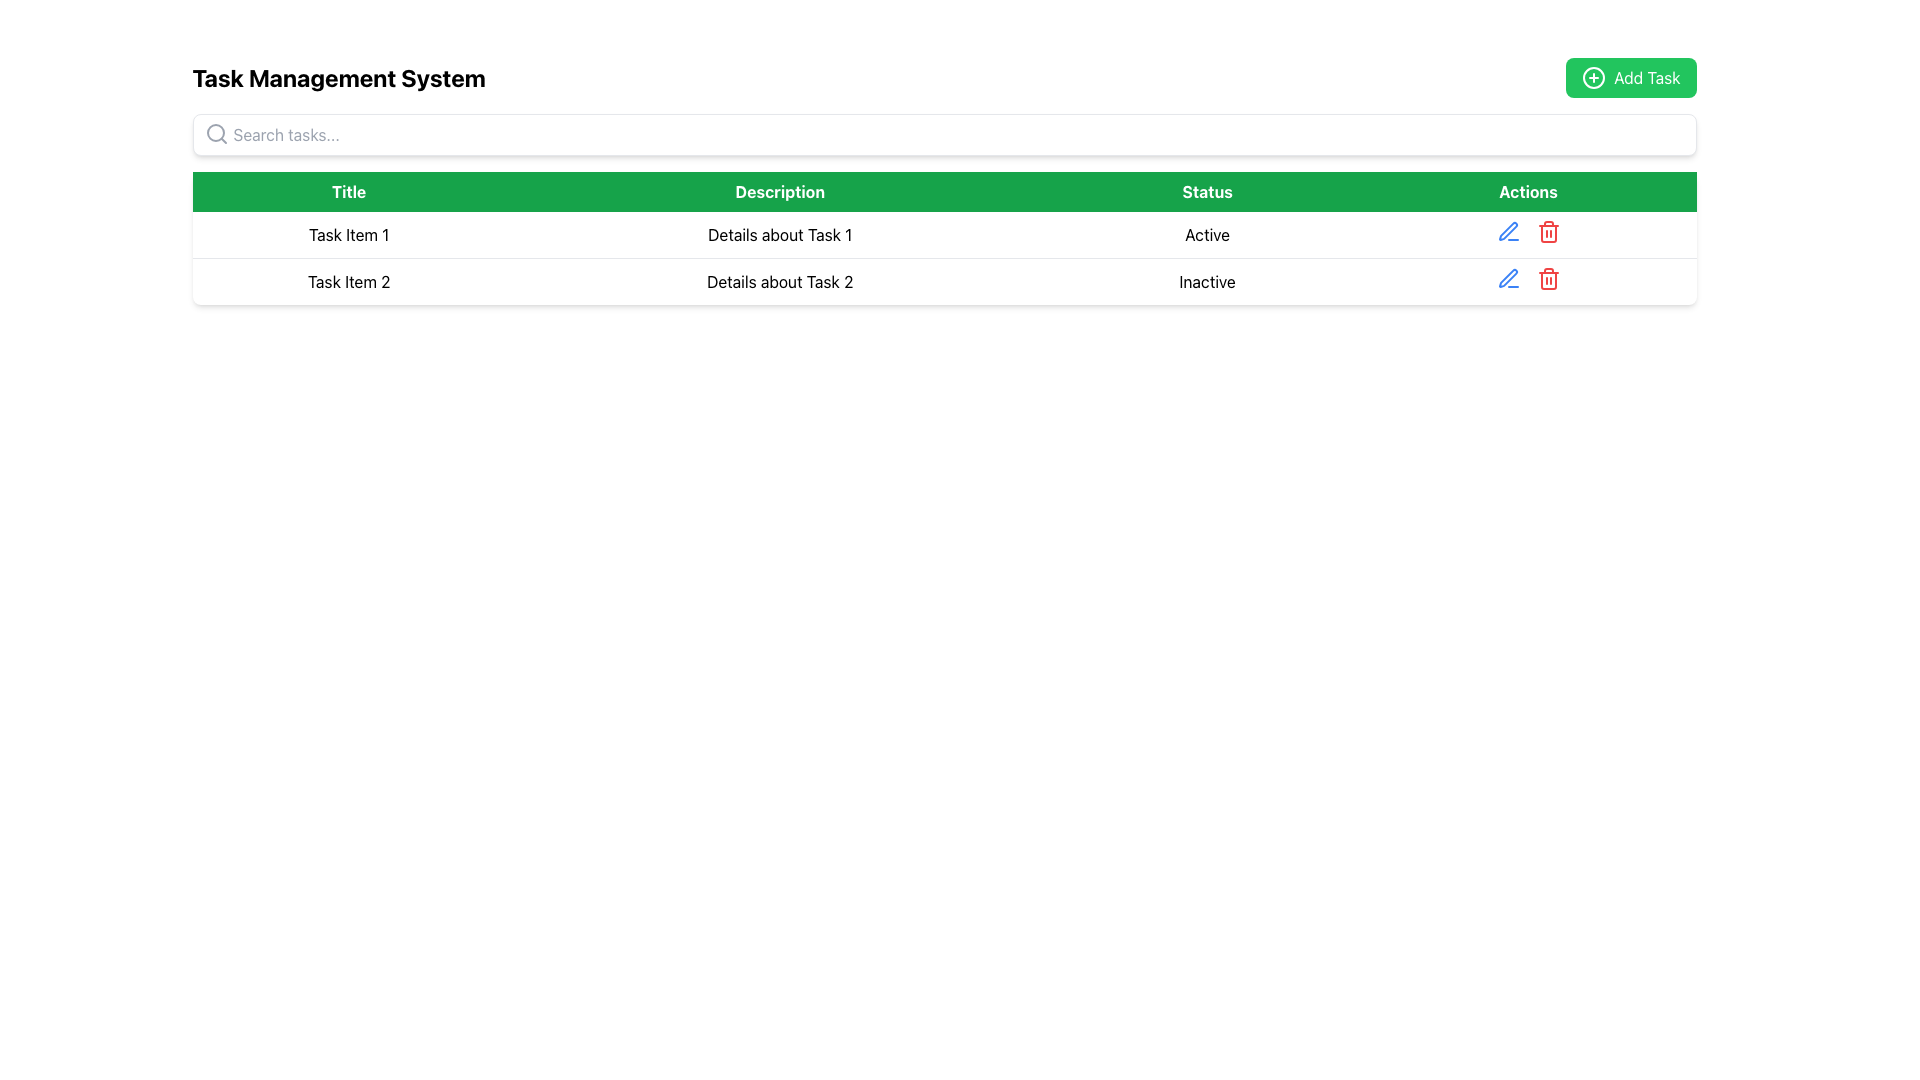  Describe the element at coordinates (216, 134) in the screenshot. I see `the search icon located at the top-left corner of the search bar input field, which serves as a visual clue for the search functionality` at that location.